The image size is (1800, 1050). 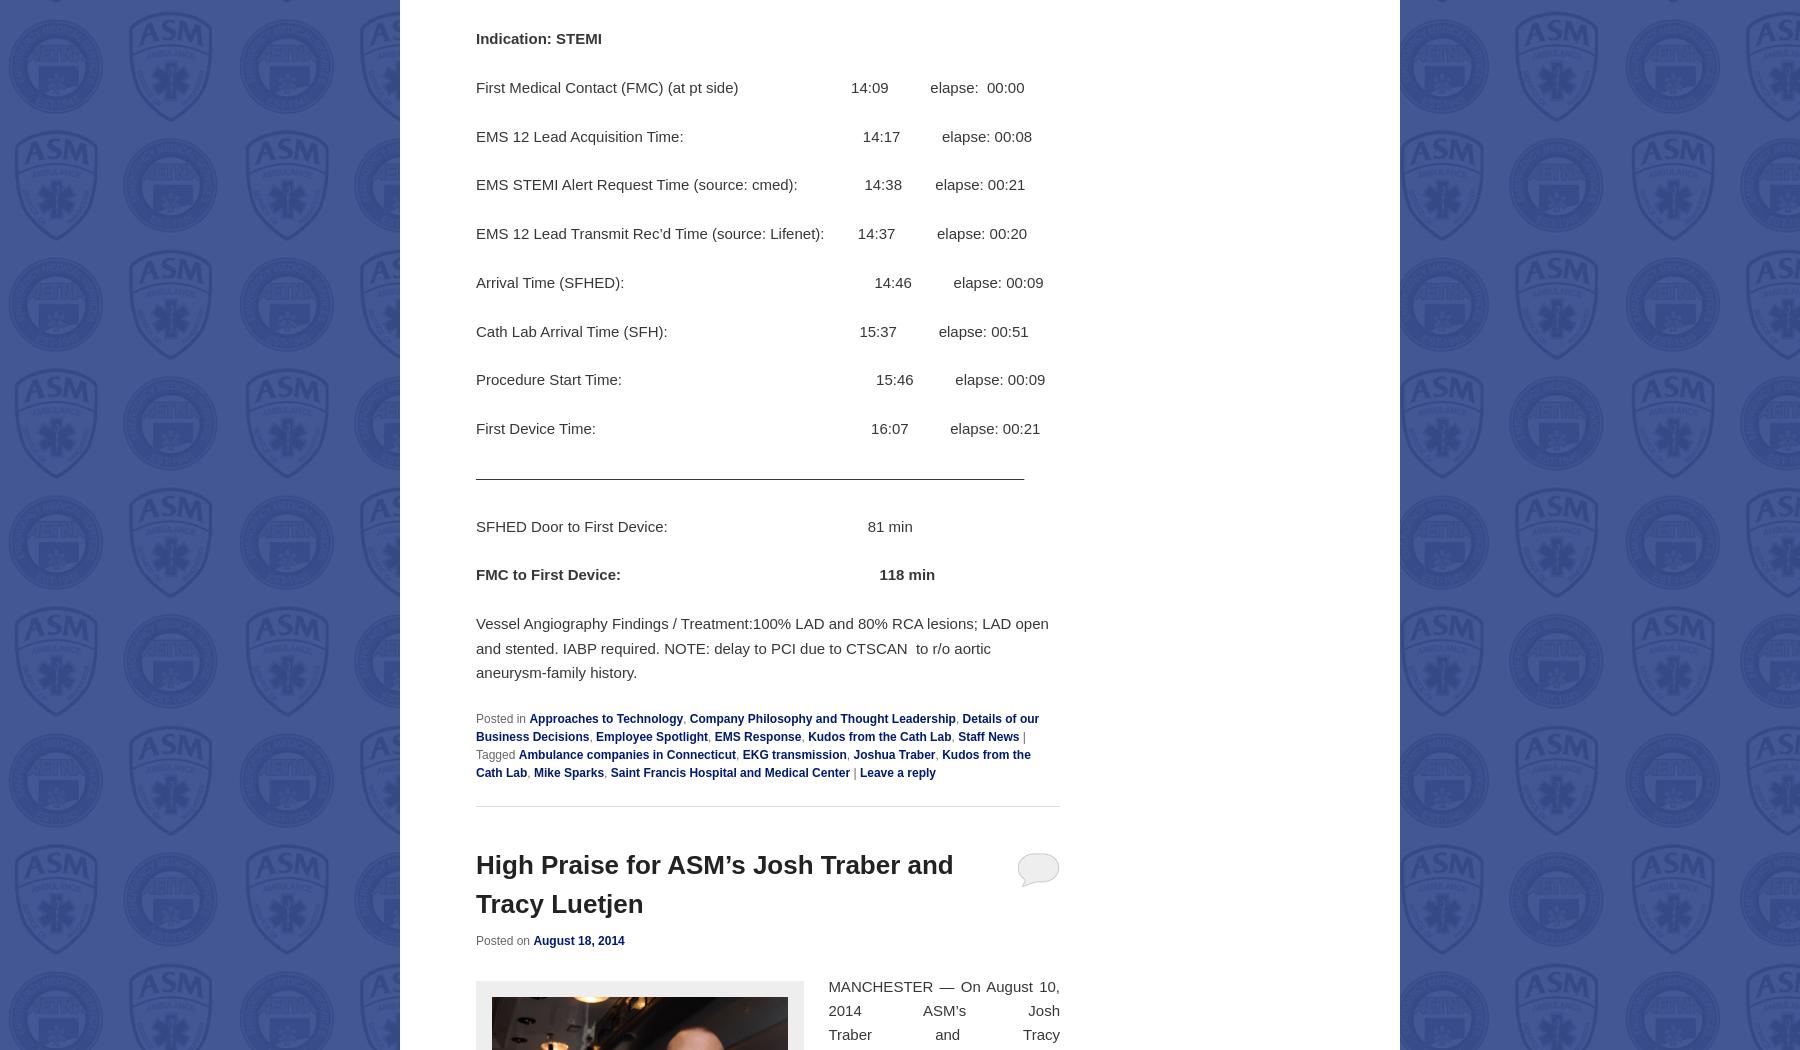 What do you see at coordinates (756, 735) in the screenshot?
I see `'EMS Response'` at bounding box center [756, 735].